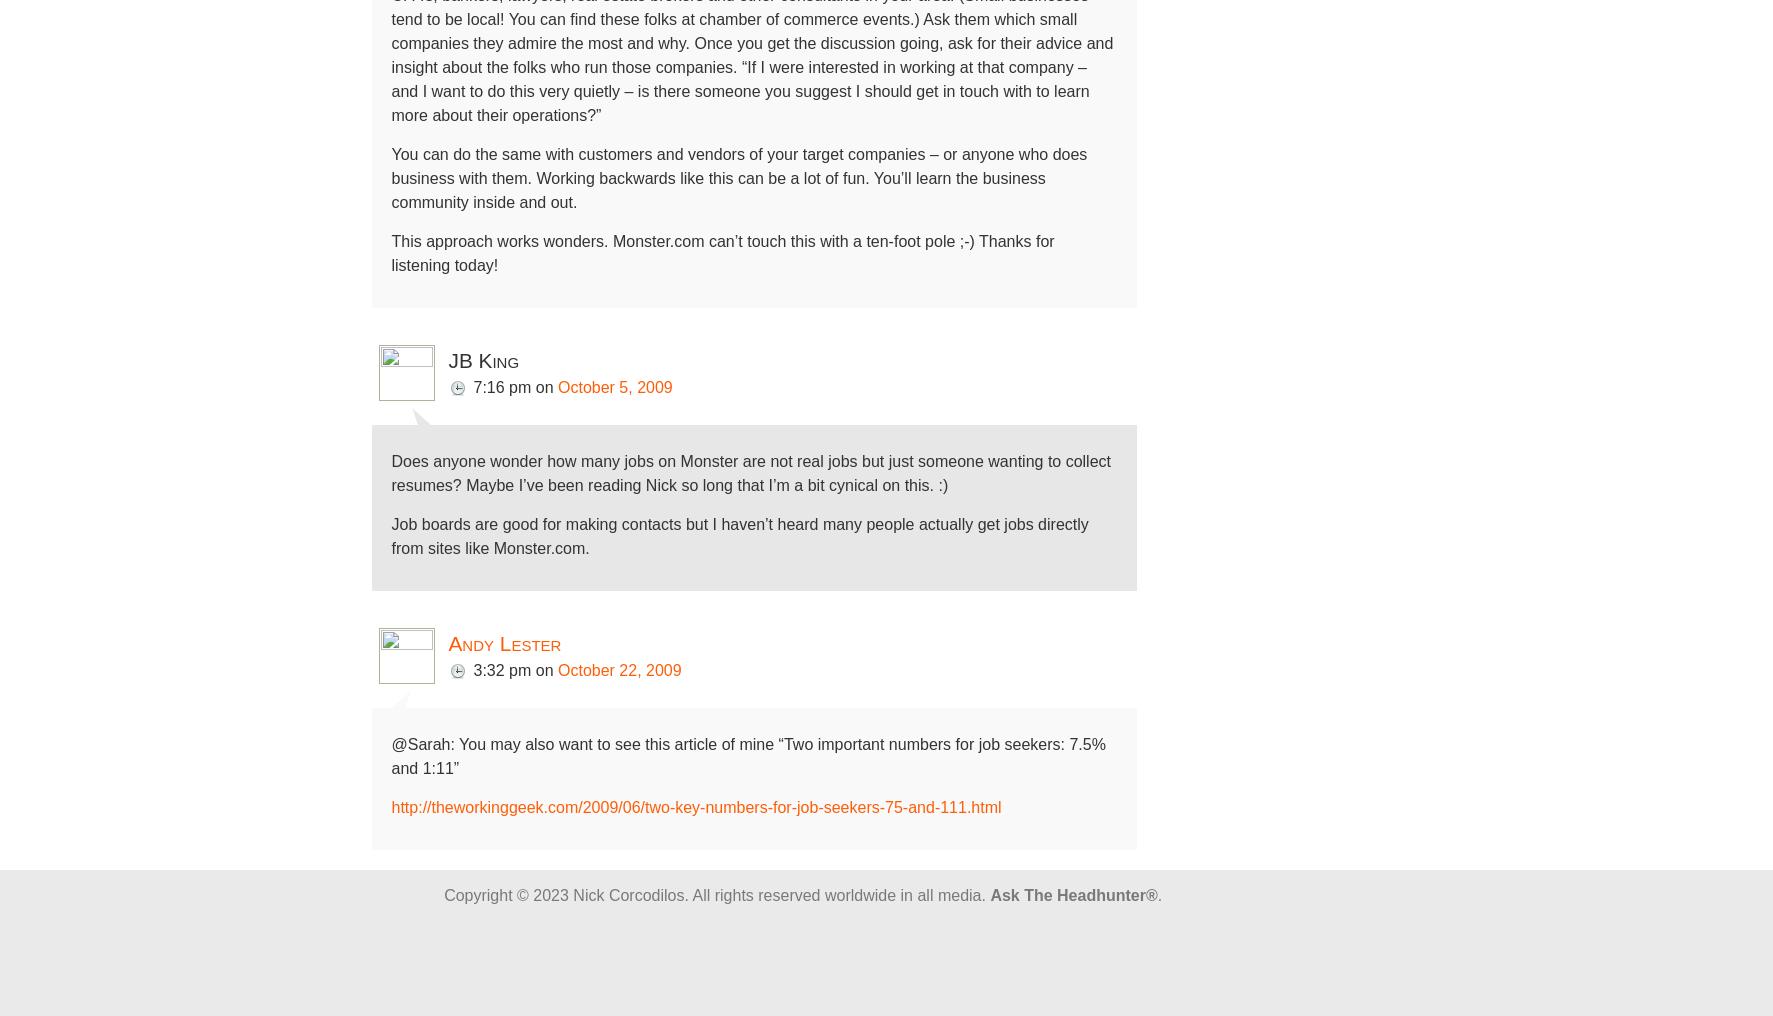  Describe the element at coordinates (748, 756) in the screenshot. I see `'@Sarah: You may also want to see this article of mine “Two important numbers for job seekers: 7.5% and 1:11”'` at that location.